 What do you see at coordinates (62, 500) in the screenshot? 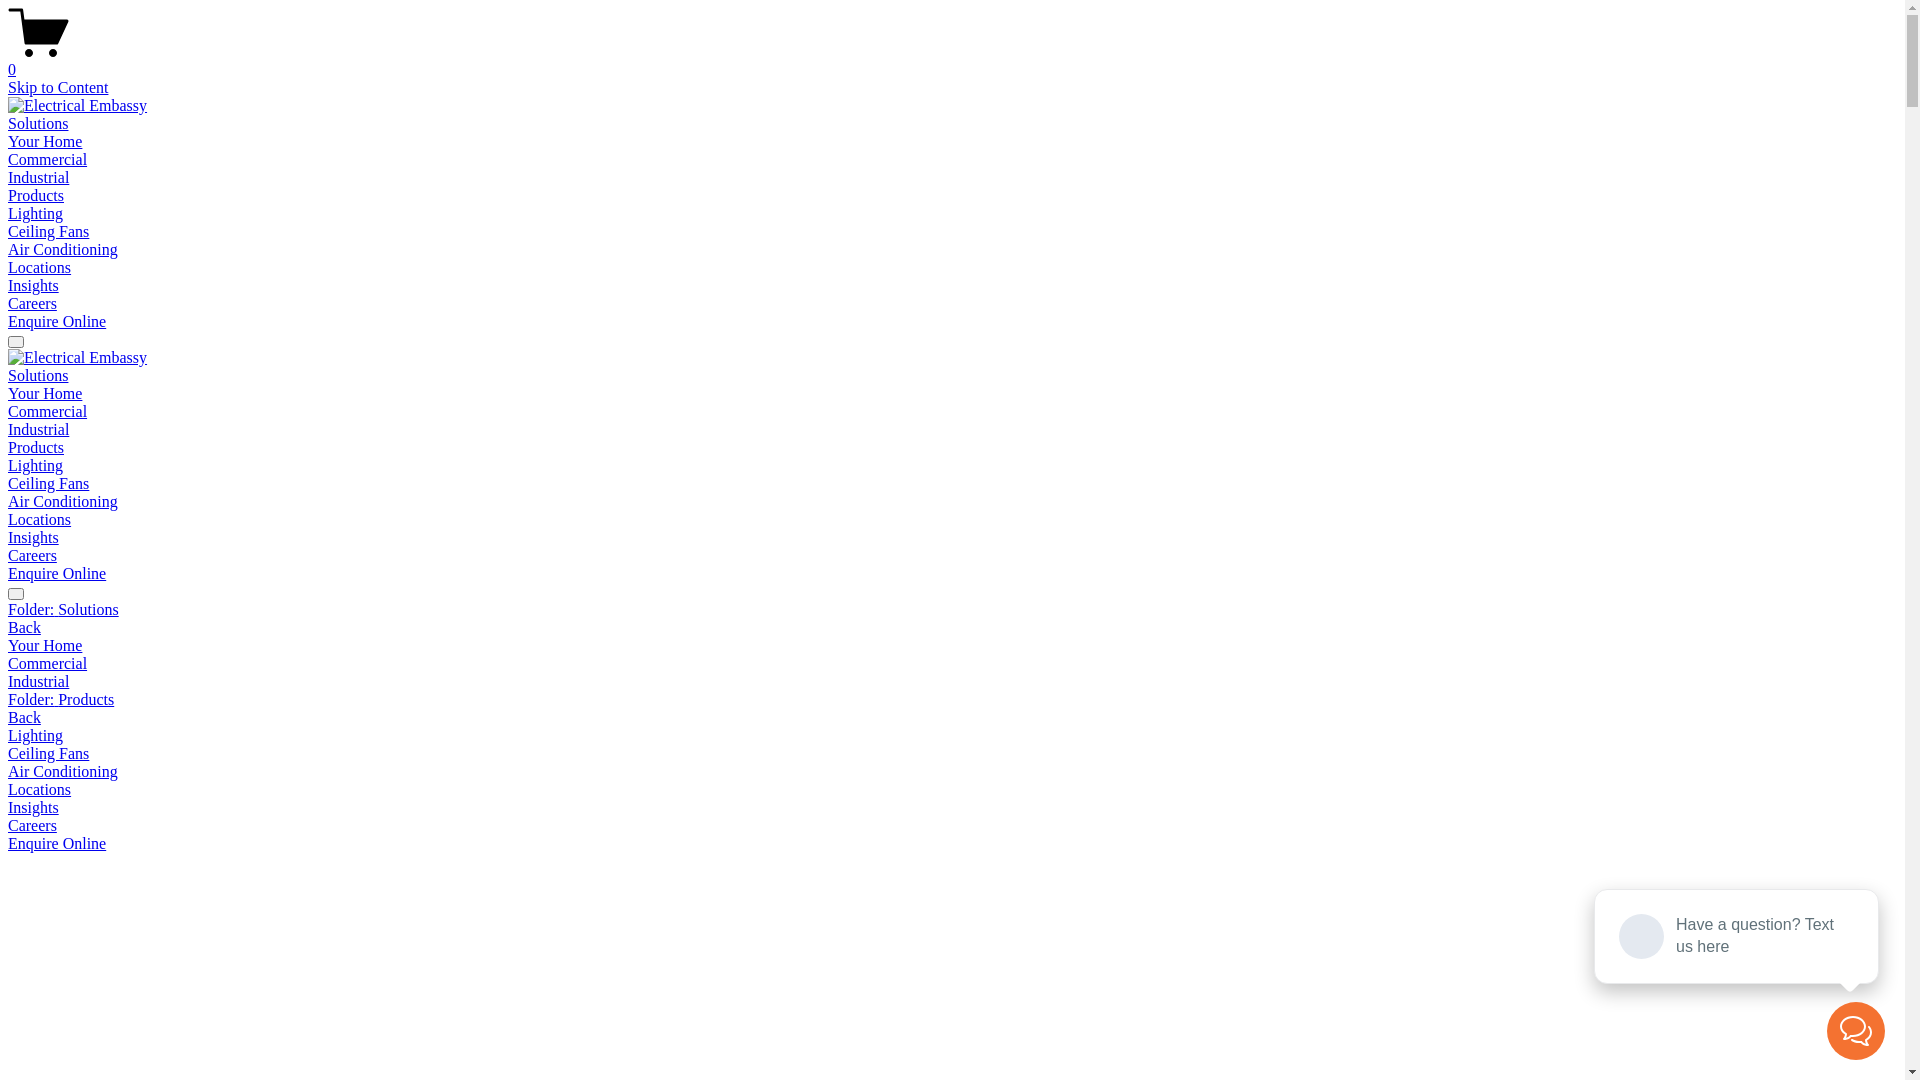
I see `'Air Conditioning'` at bounding box center [62, 500].